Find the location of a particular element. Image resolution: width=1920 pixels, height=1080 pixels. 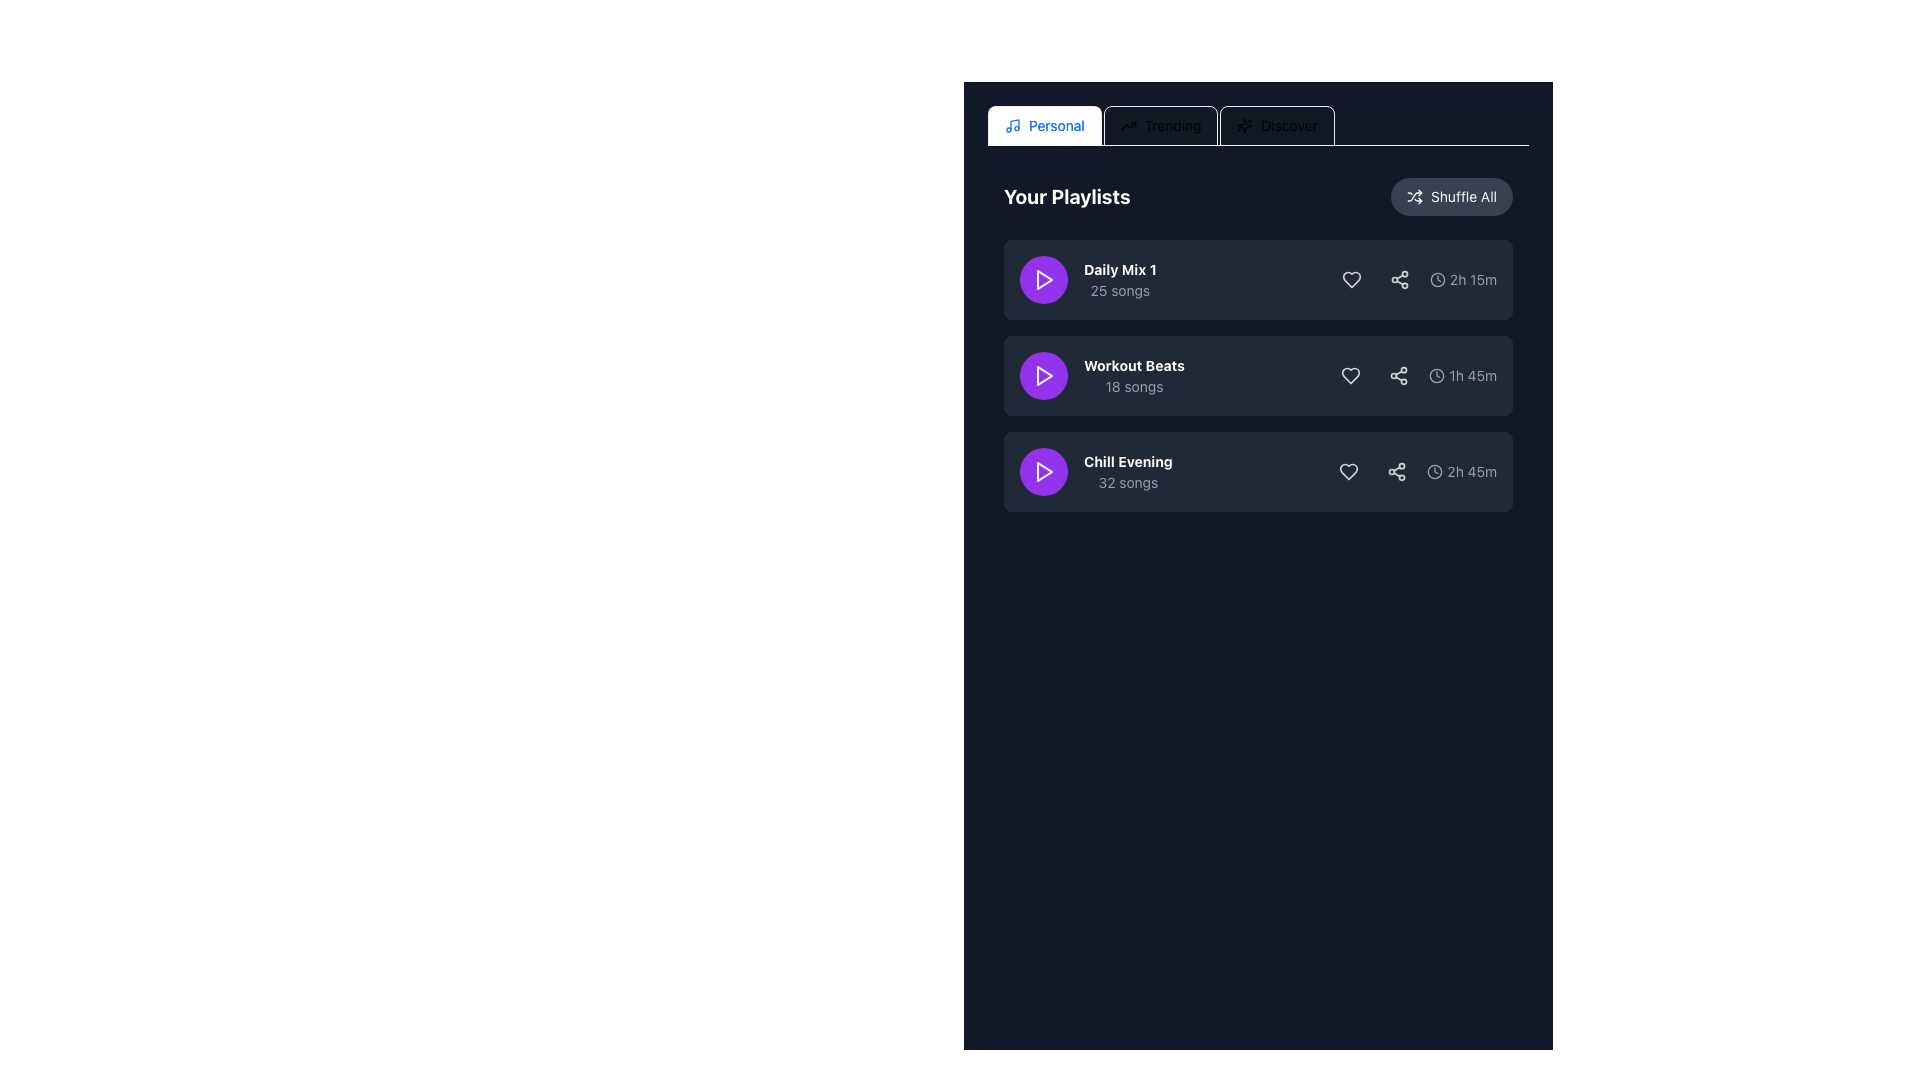

text label displaying 'Chill Evening' which is positioned centrally above the song count label in the bottom playlist entry is located at coordinates (1128, 462).